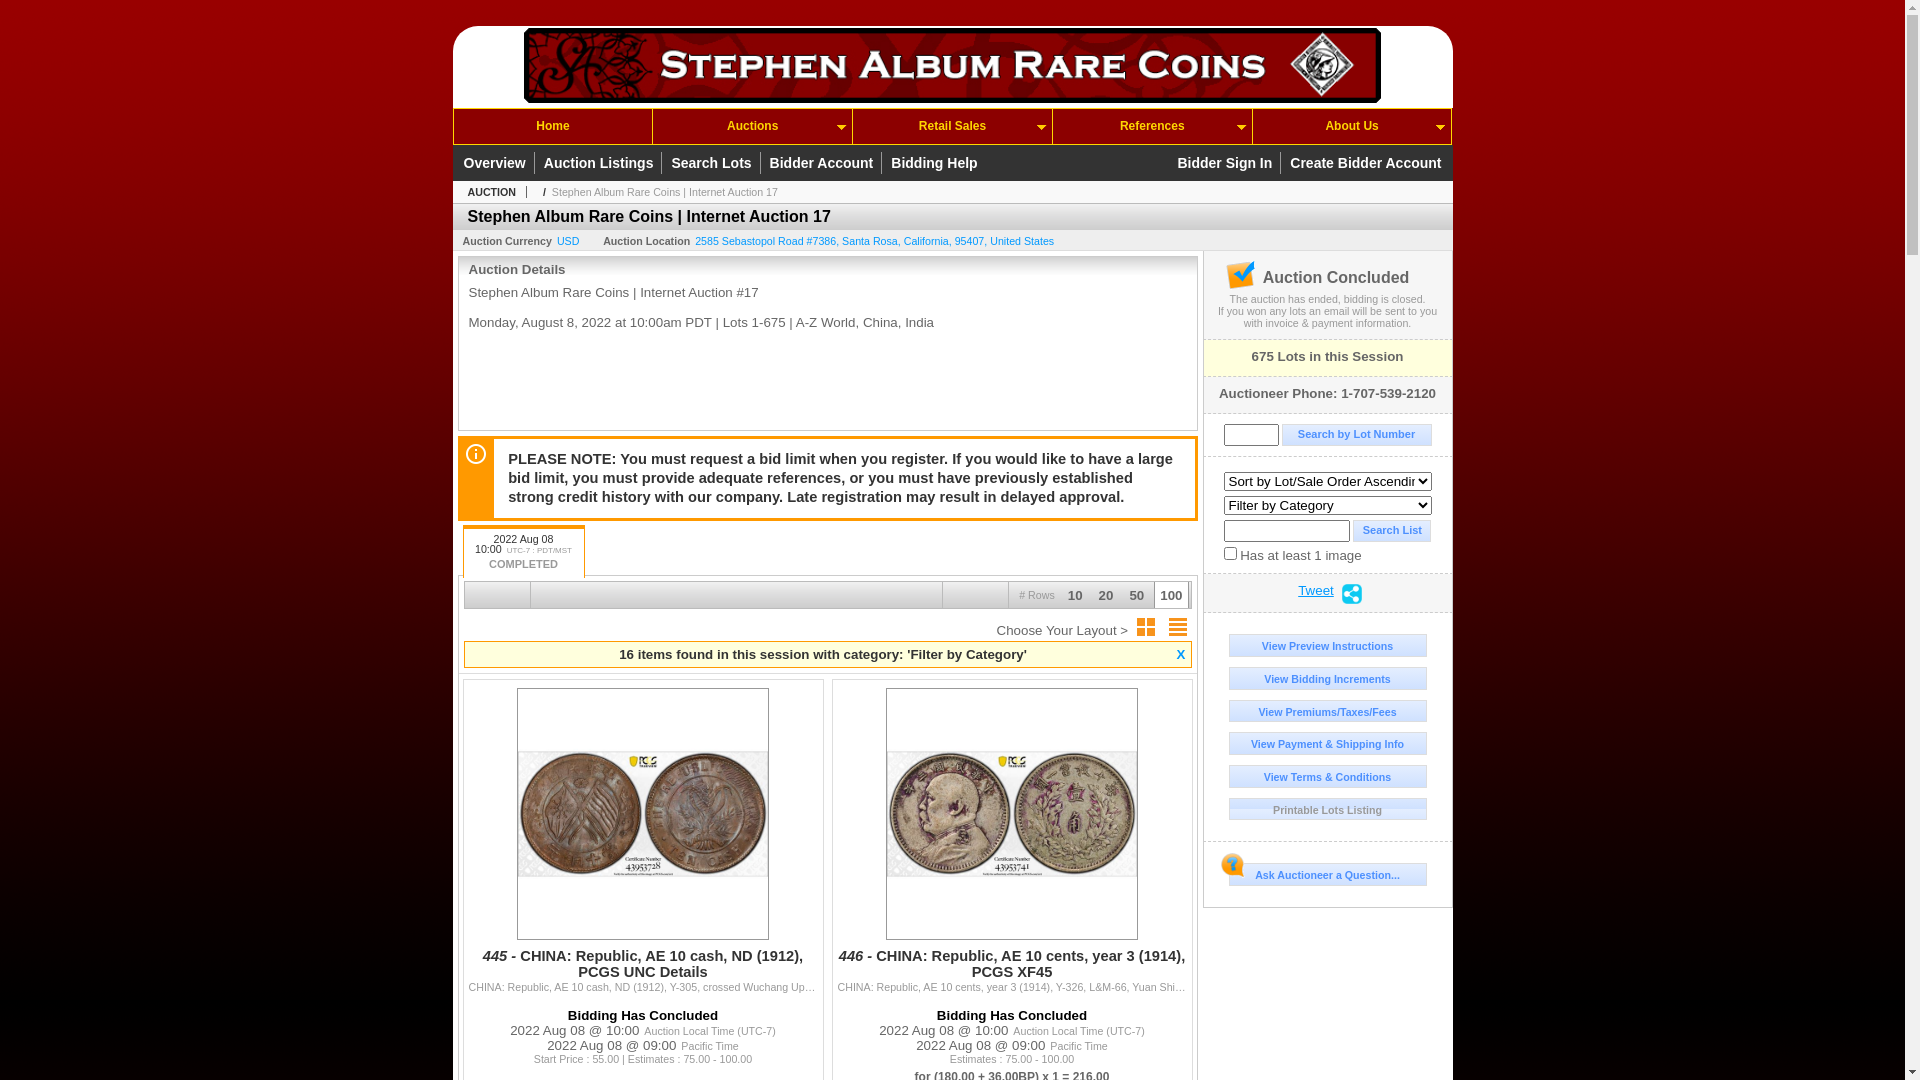 This screenshot has height=1080, width=1920. What do you see at coordinates (1326, 710) in the screenshot?
I see `'View Premiums/Taxes/Fees'` at bounding box center [1326, 710].